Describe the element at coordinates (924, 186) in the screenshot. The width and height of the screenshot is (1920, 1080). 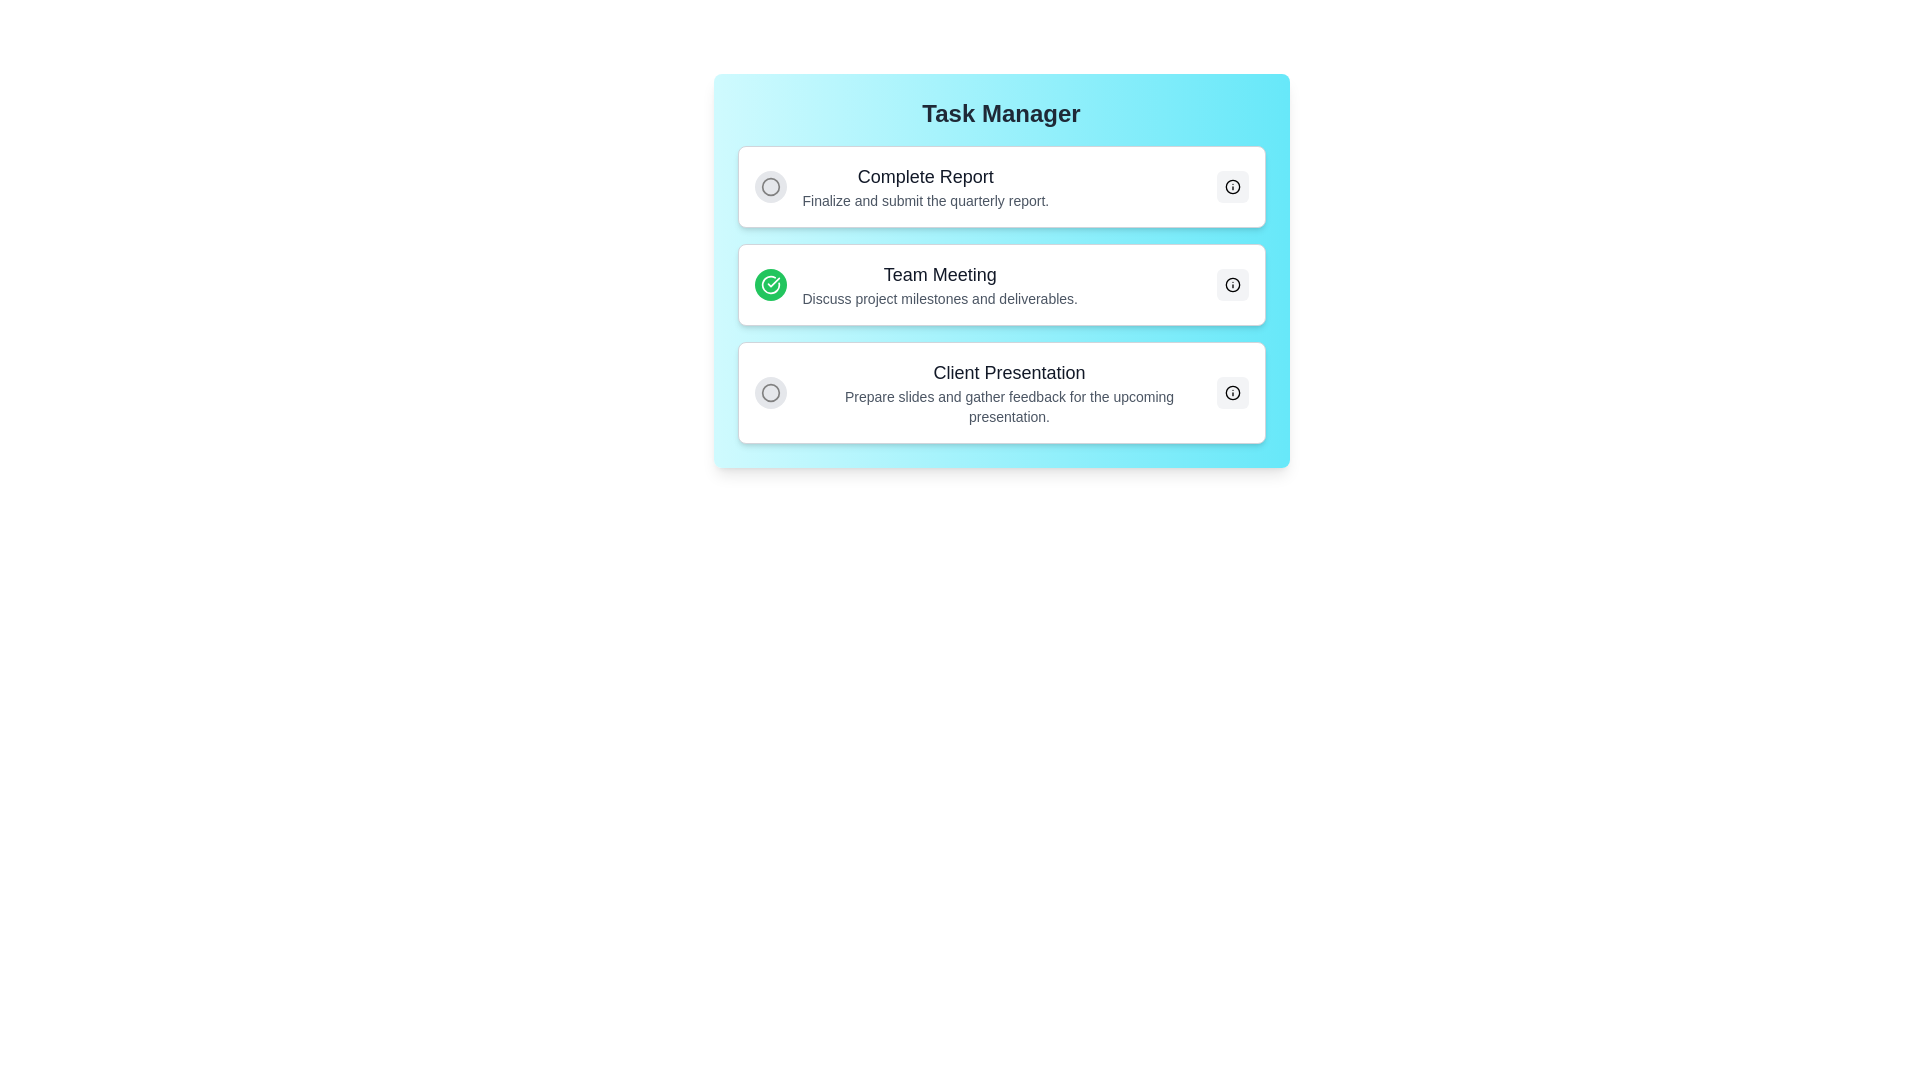
I see `the Text Display element that shows the title and description of the first task in the Task Manager interface` at that location.